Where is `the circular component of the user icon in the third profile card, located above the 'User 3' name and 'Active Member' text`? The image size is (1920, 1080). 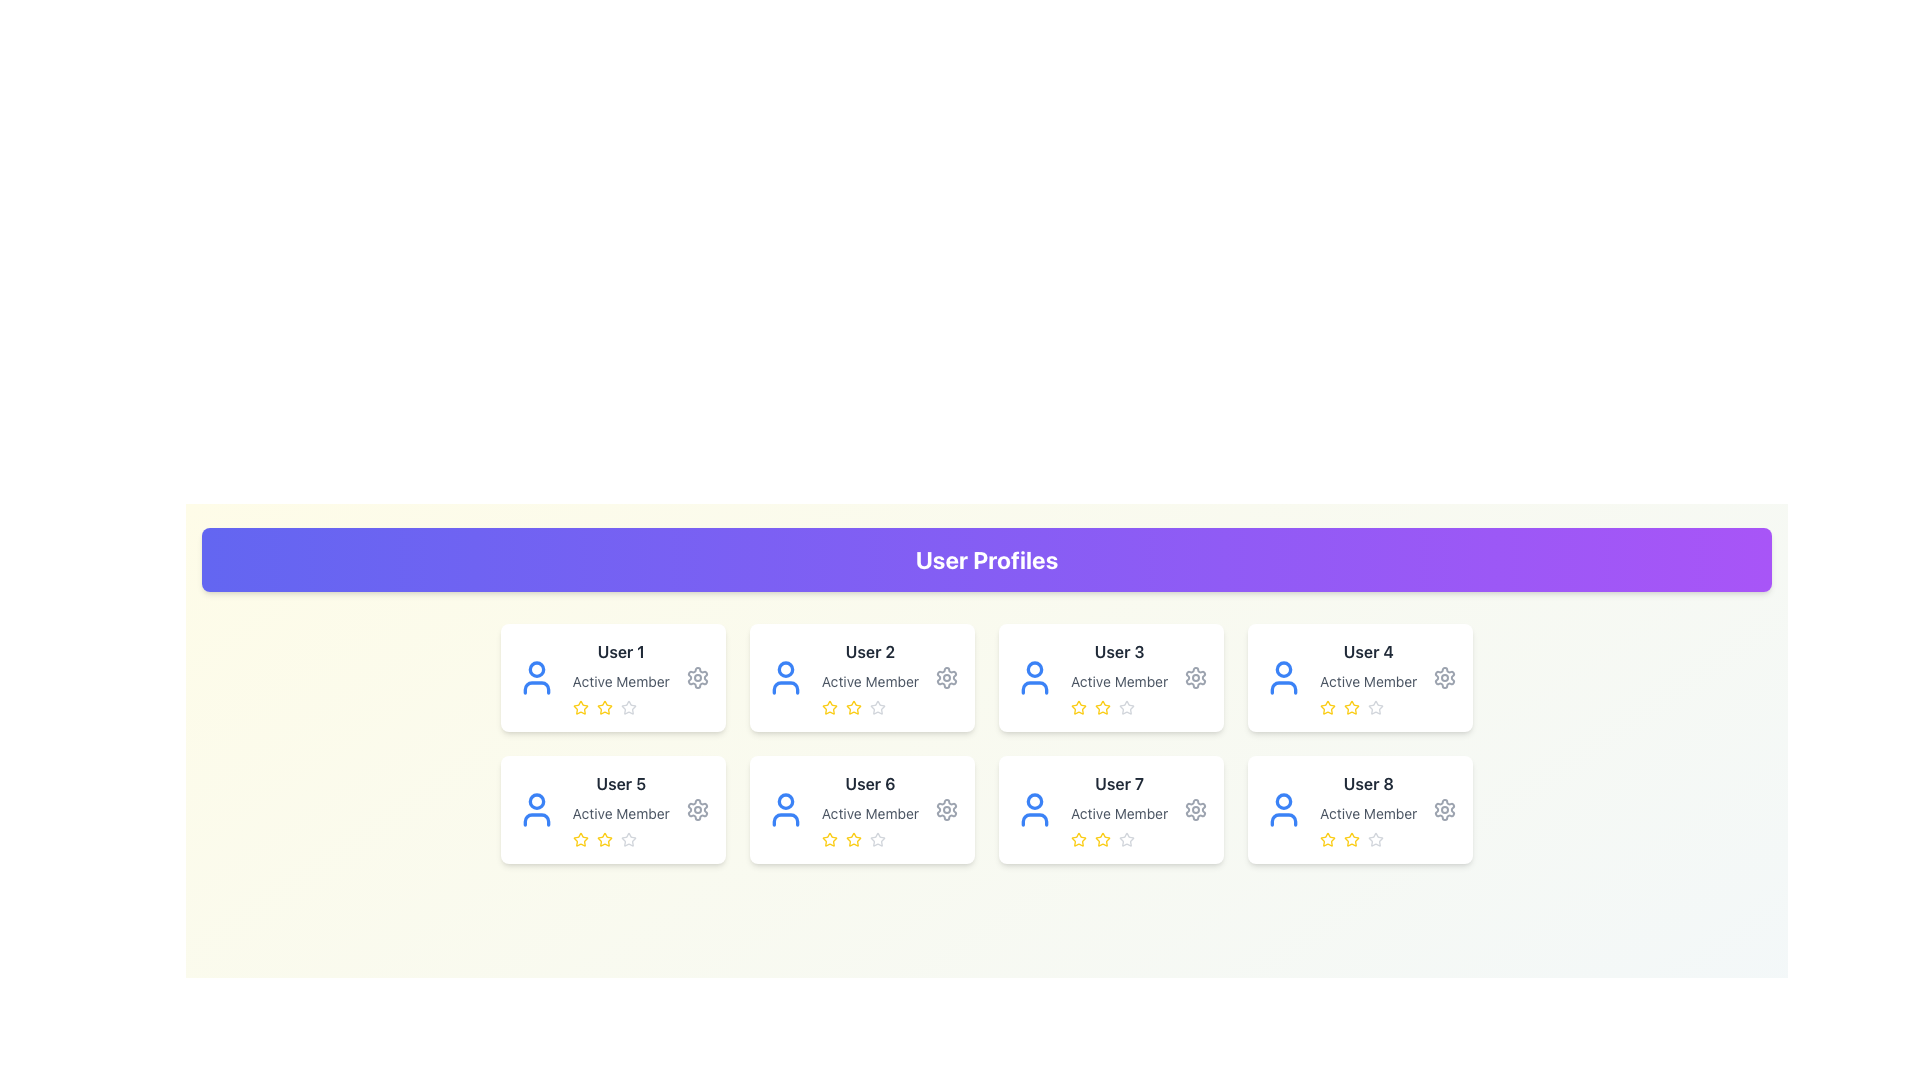
the circular component of the user icon in the third profile card, located above the 'User 3' name and 'Active Member' text is located at coordinates (1035, 668).